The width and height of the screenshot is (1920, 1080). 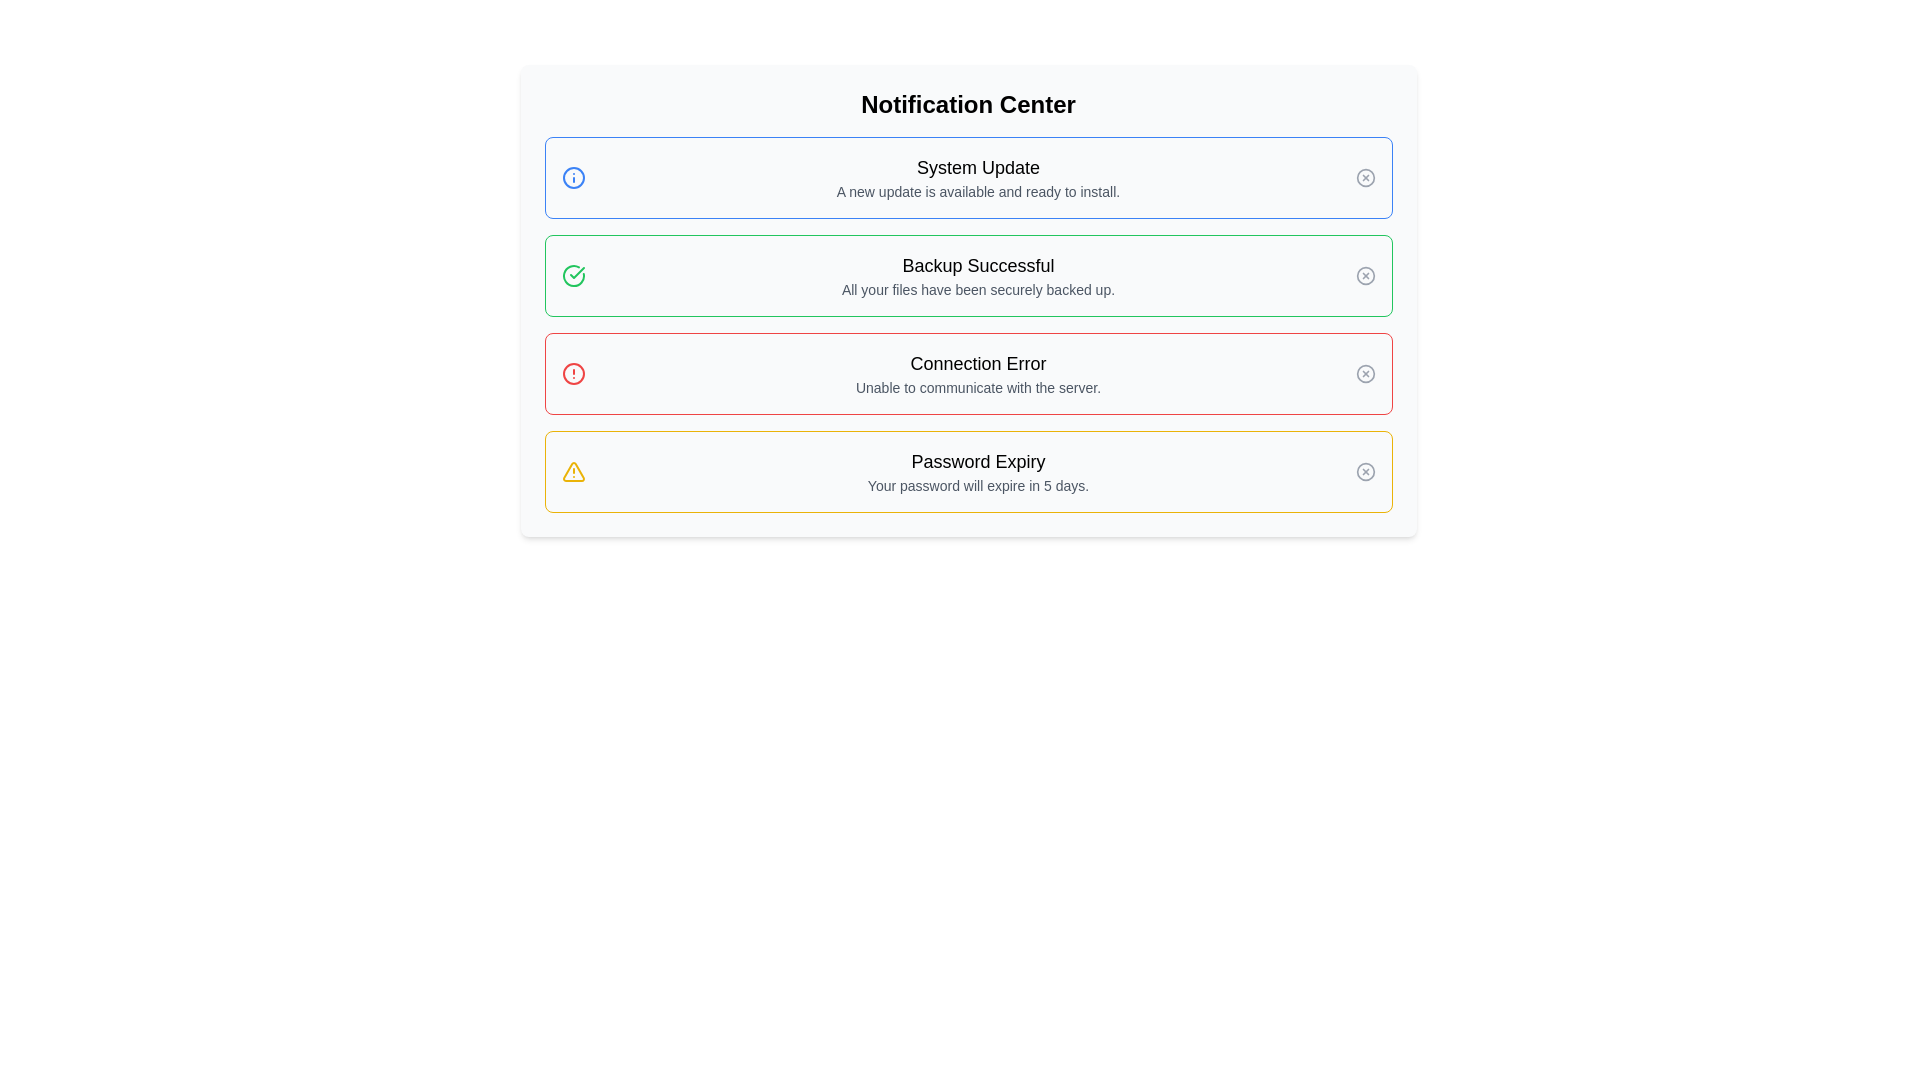 What do you see at coordinates (978, 276) in the screenshot?
I see `the informational text that displays a confirmation message about a successful backup operation, located within a green-bordered notification card as the second notification in the list` at bounding box center [978, 276].